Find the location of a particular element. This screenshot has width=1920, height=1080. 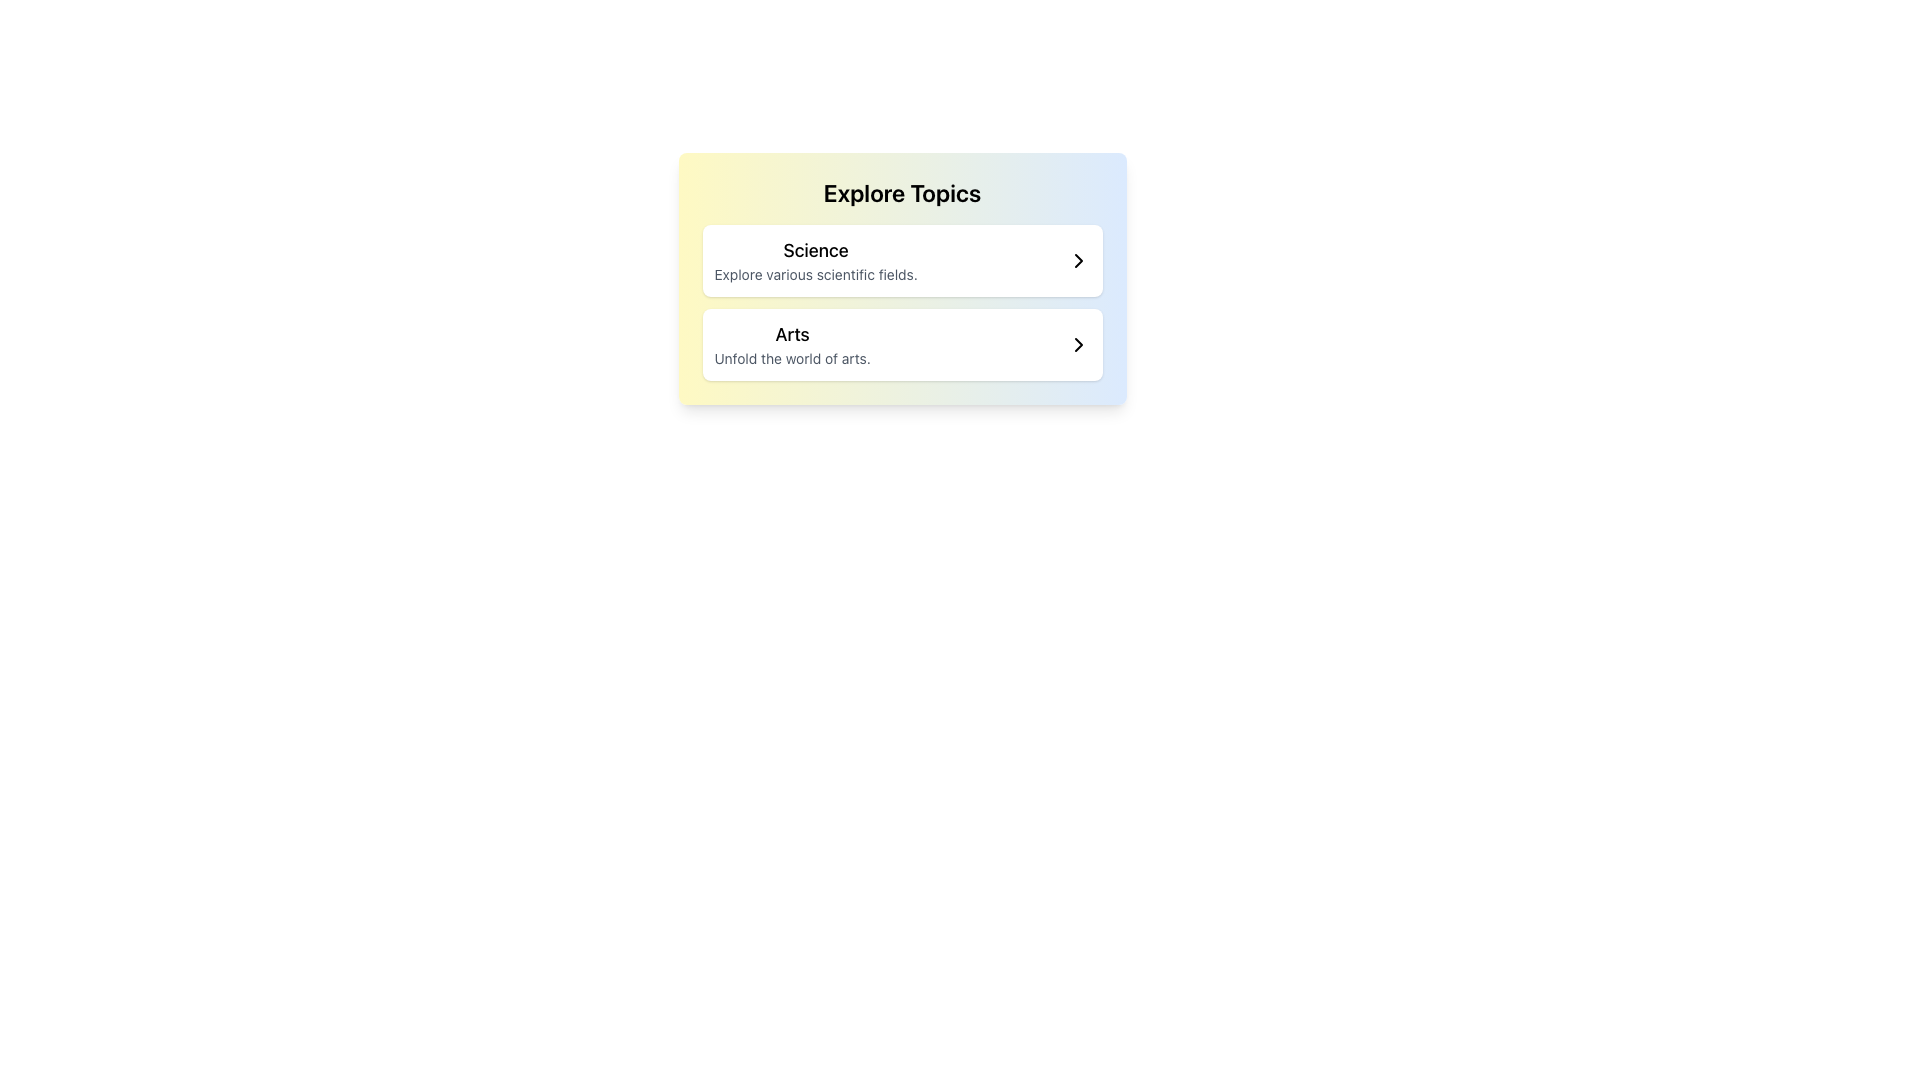

the rightward-pointing chevron icon located in the rightmost section of the 'Science' row is located at coordinates (1077, 260).